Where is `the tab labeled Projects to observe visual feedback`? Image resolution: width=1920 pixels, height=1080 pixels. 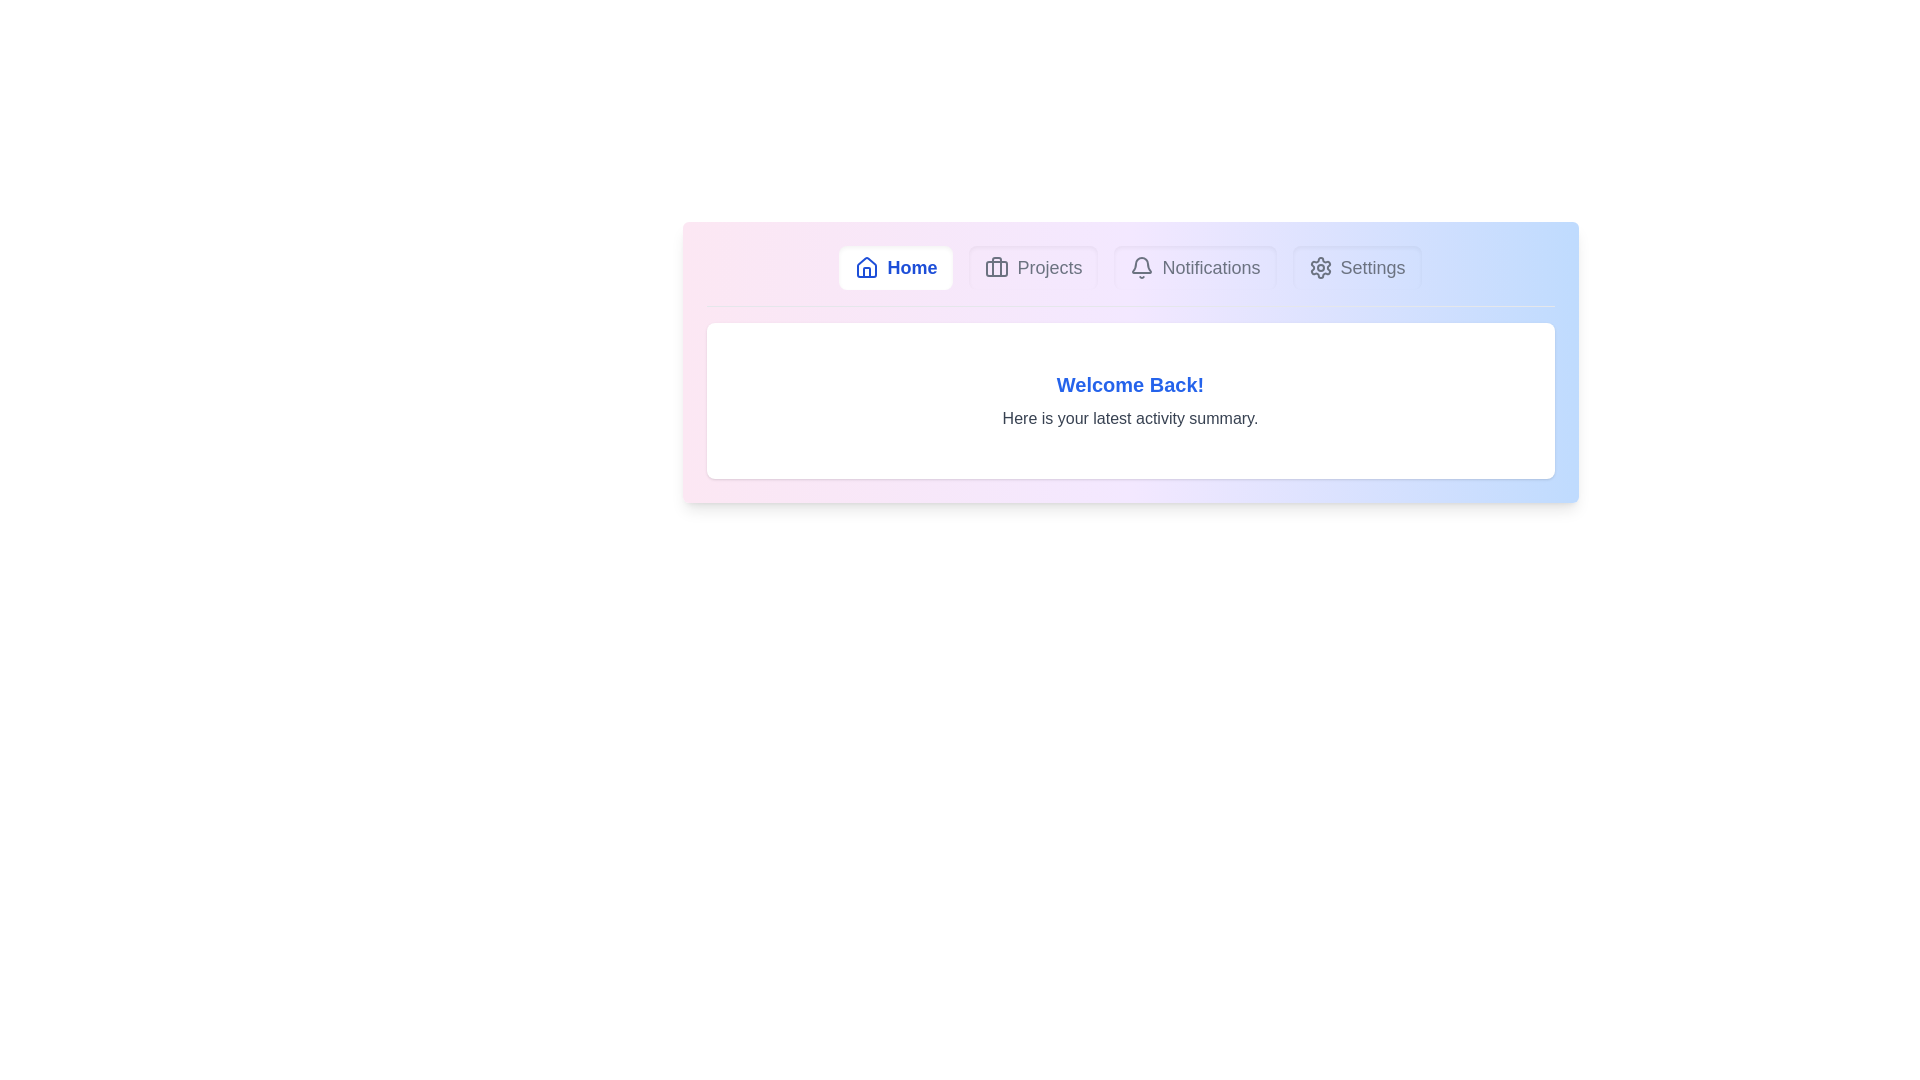
the tab labeled Projects to observe visual feedback is located at coordinates (1033, 266).